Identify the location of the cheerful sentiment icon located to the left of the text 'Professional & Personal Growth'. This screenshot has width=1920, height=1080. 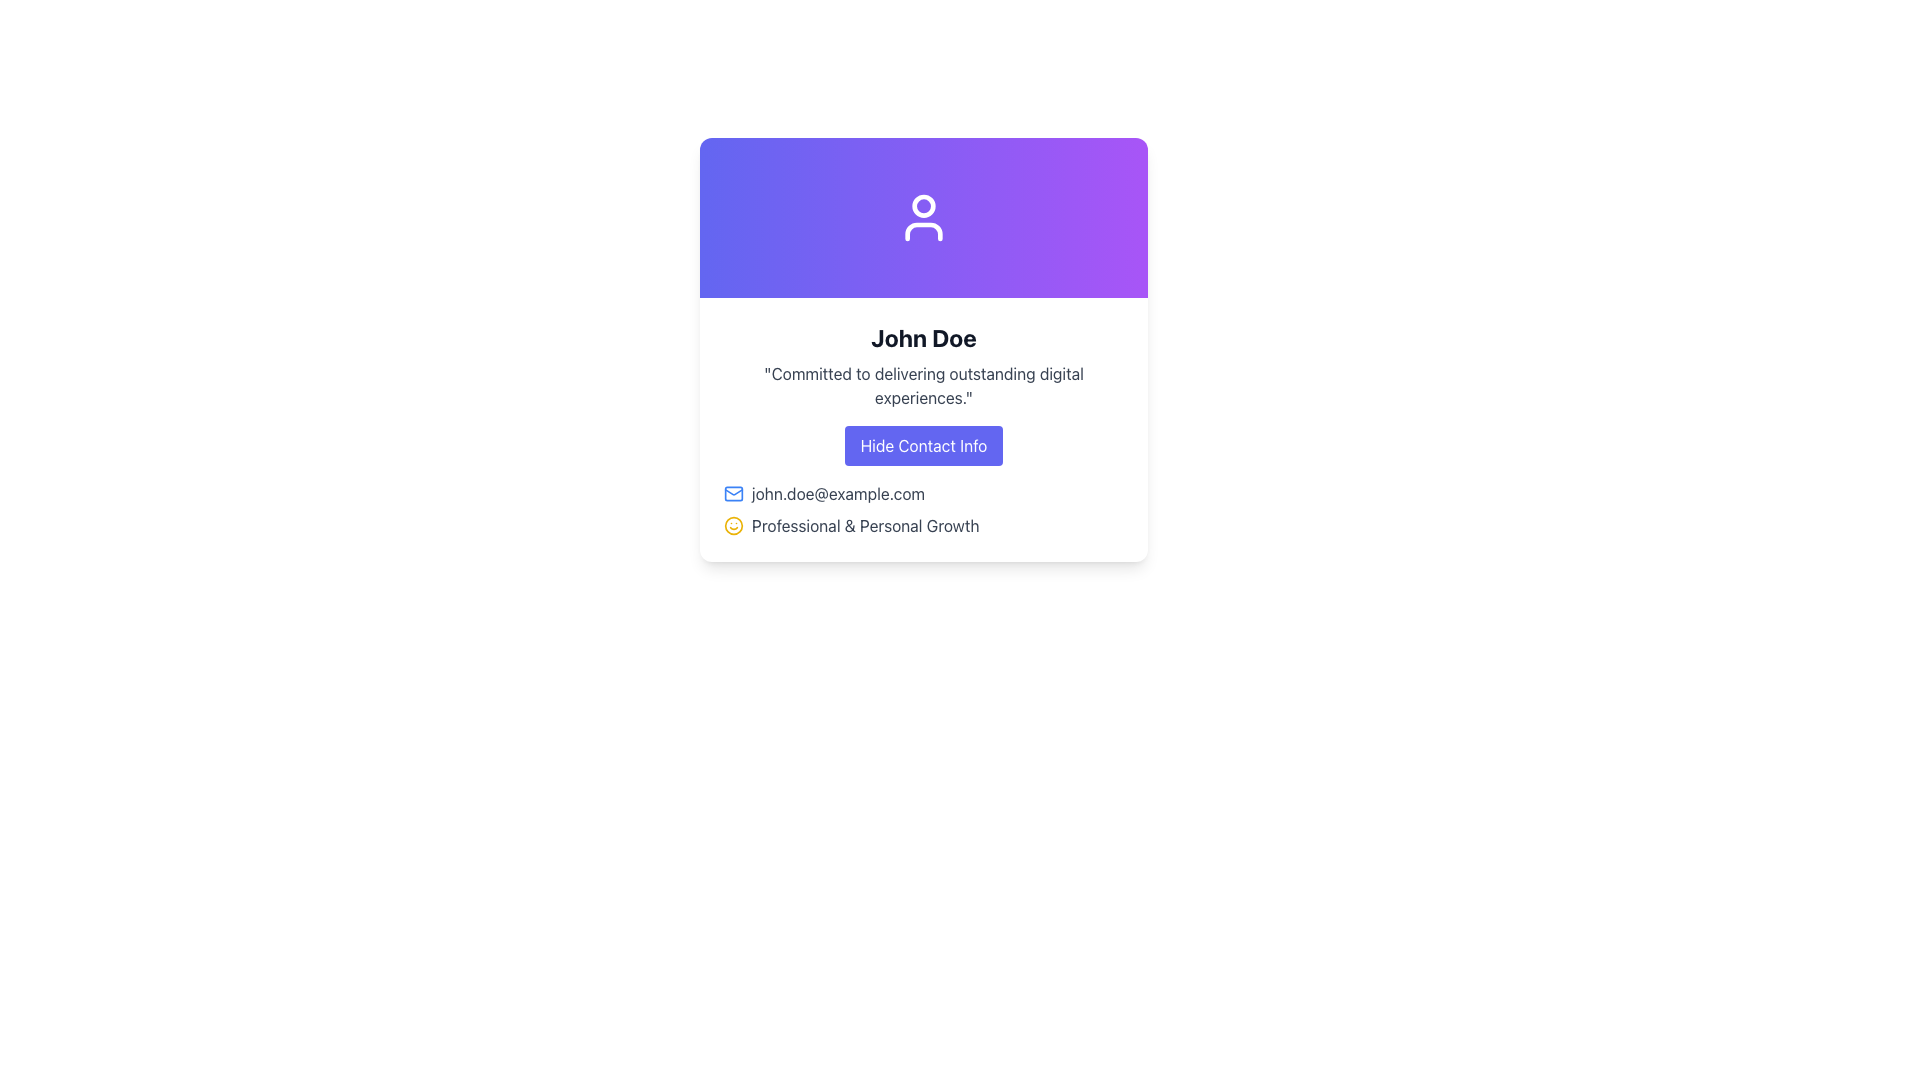
(733, 524).